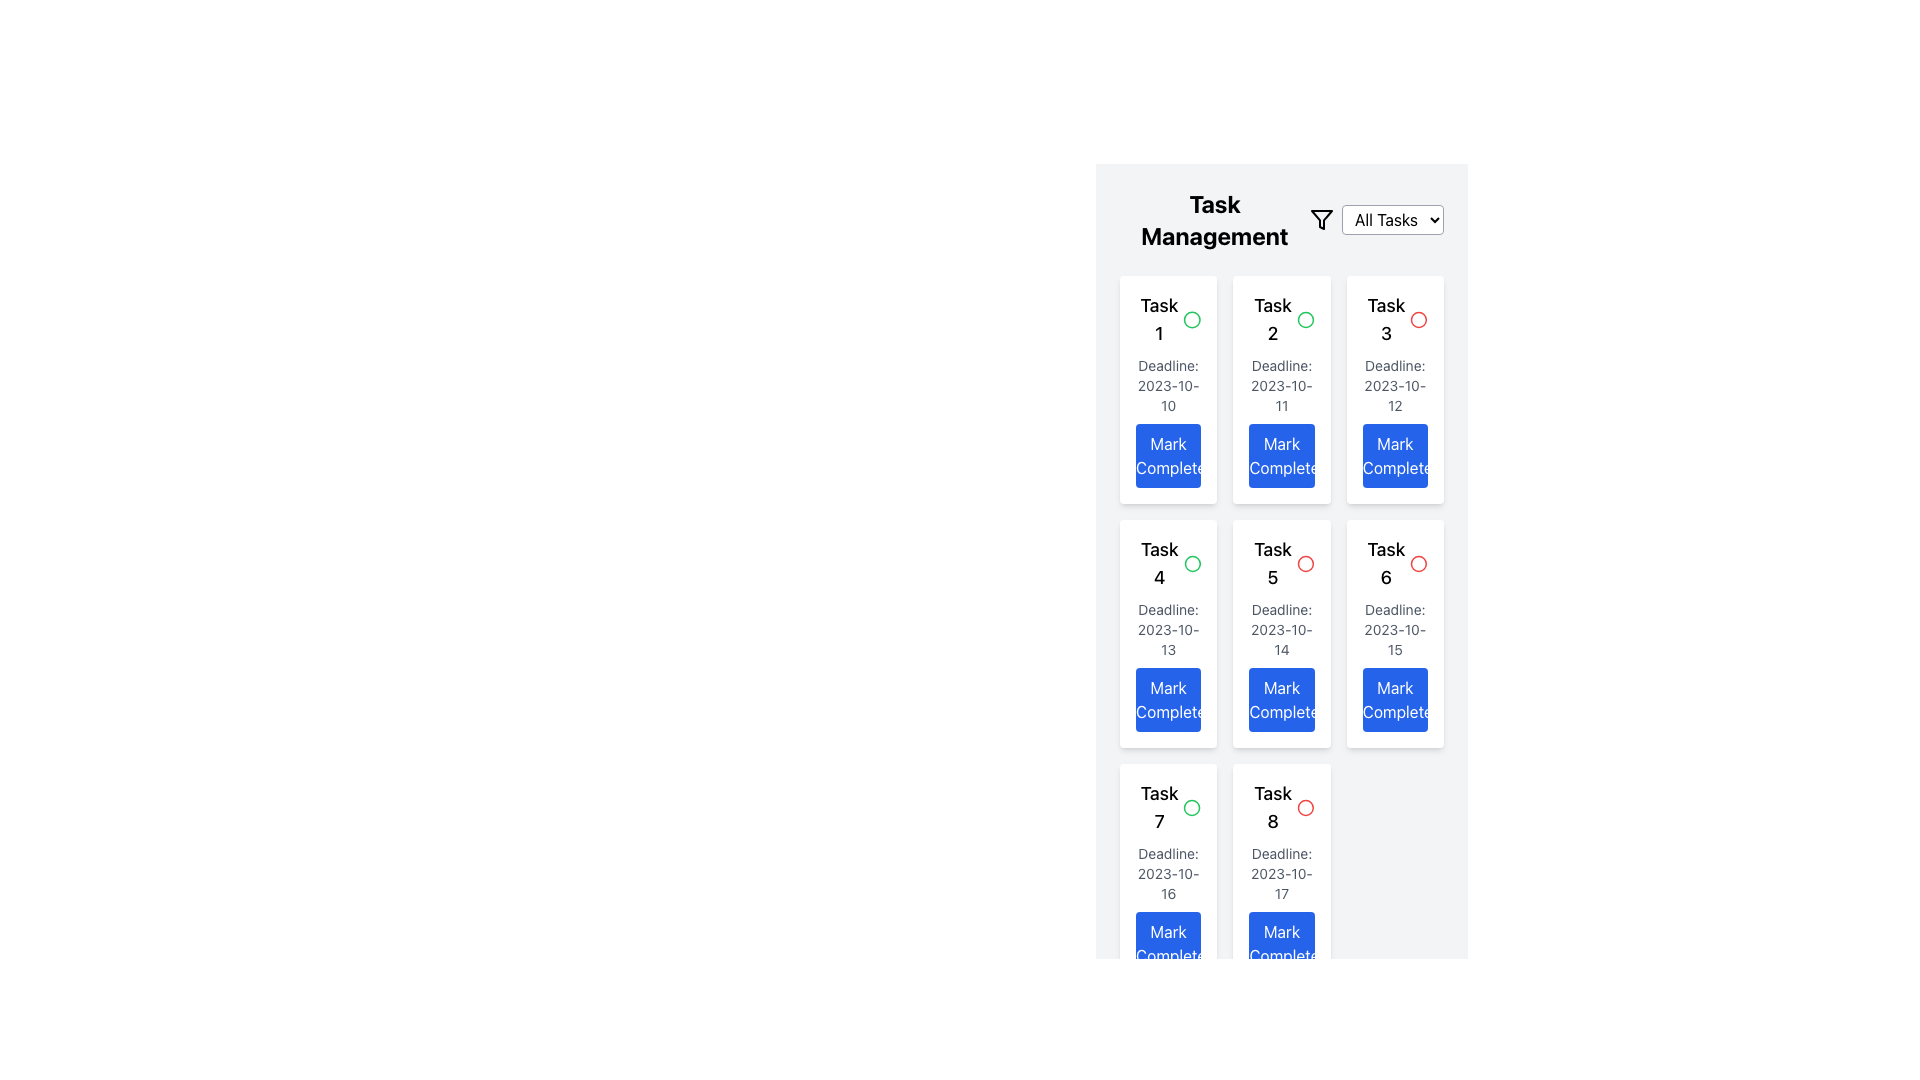  I want to click on the header text label that indicates the purpose of the task management section, located at the top-left of the interface, above the options 'All Tasks,' 'Work,' and 'Personal.', so click(1213, 219).